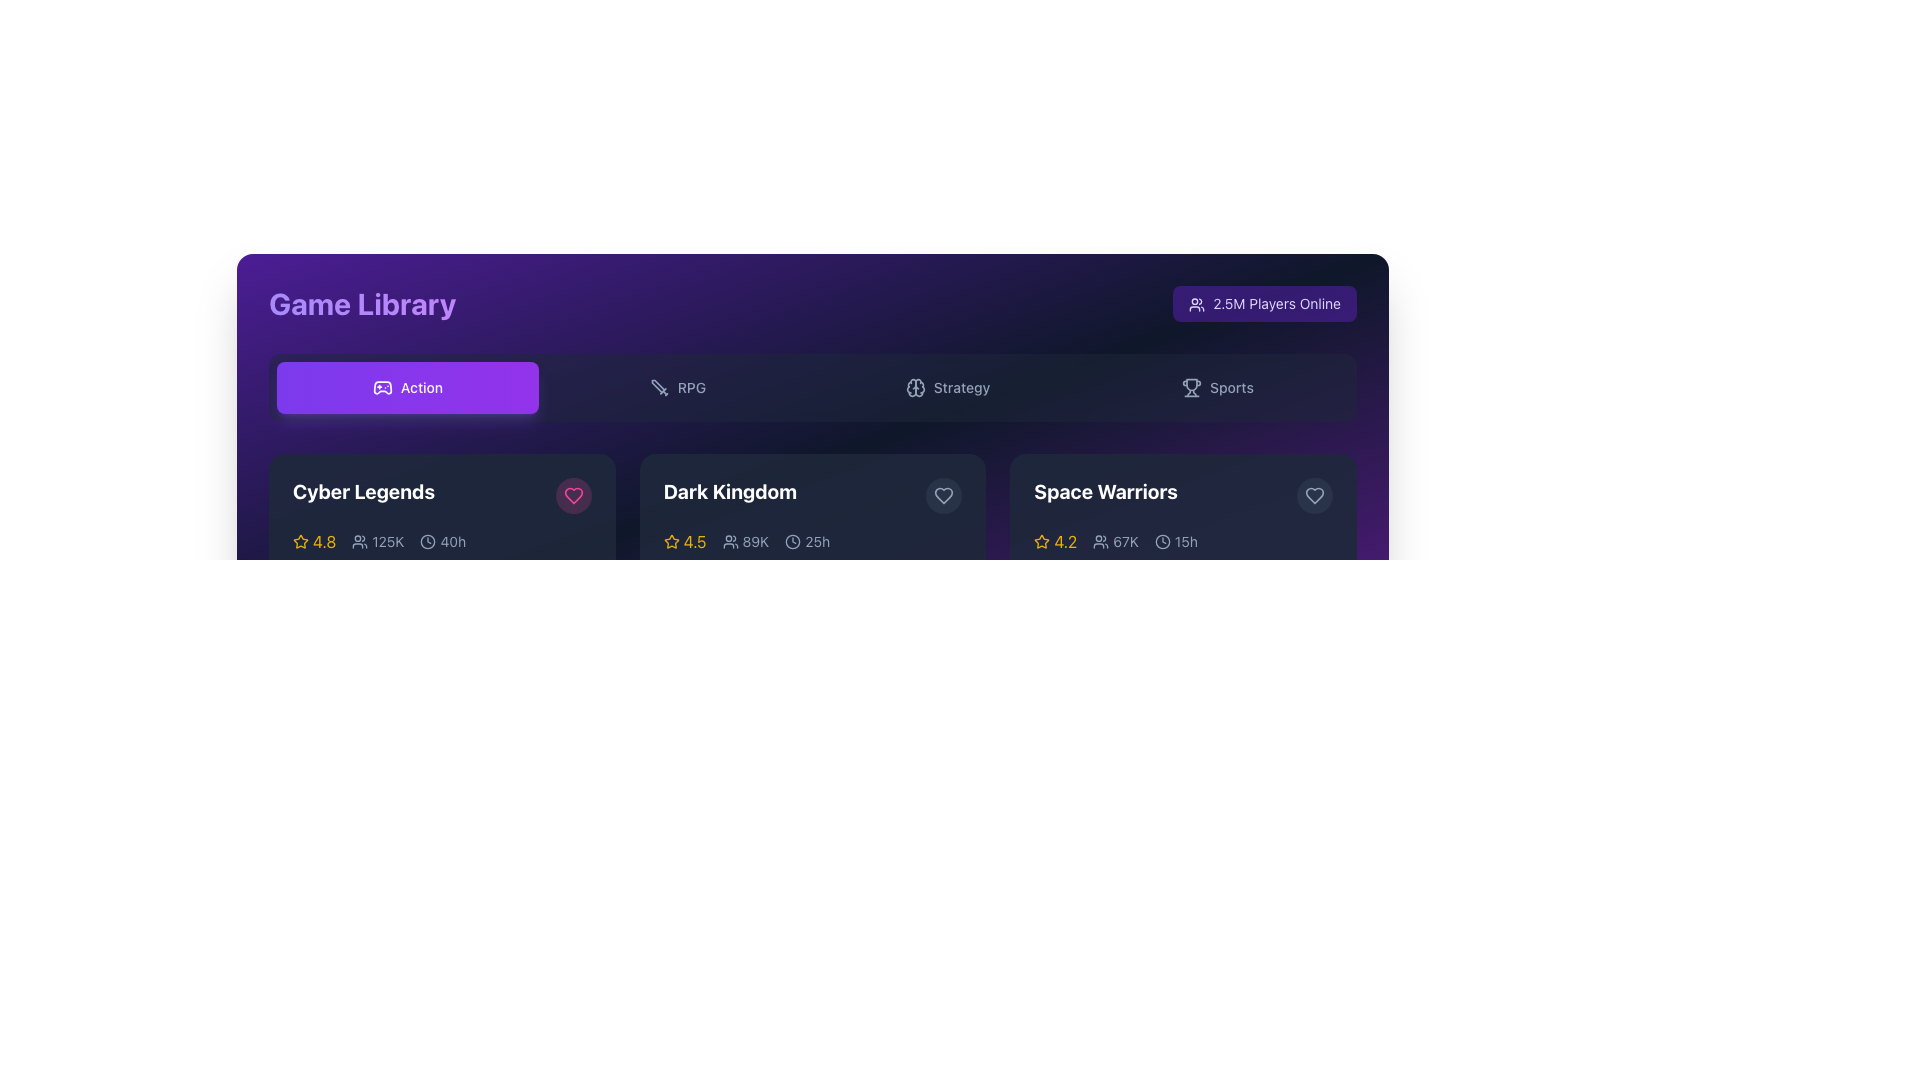 Image resolution: width=1920 pixels, height=1080 pixels. What do you see at coordinates (914, 388) in the screenshot?
I see `the brain-like SVG icon representation for the 'Strategy' category button, which is positioned in the horizontal menu, to the right of 'RPG' and to the left of 'Sports'` at bounding box center [914, 388].